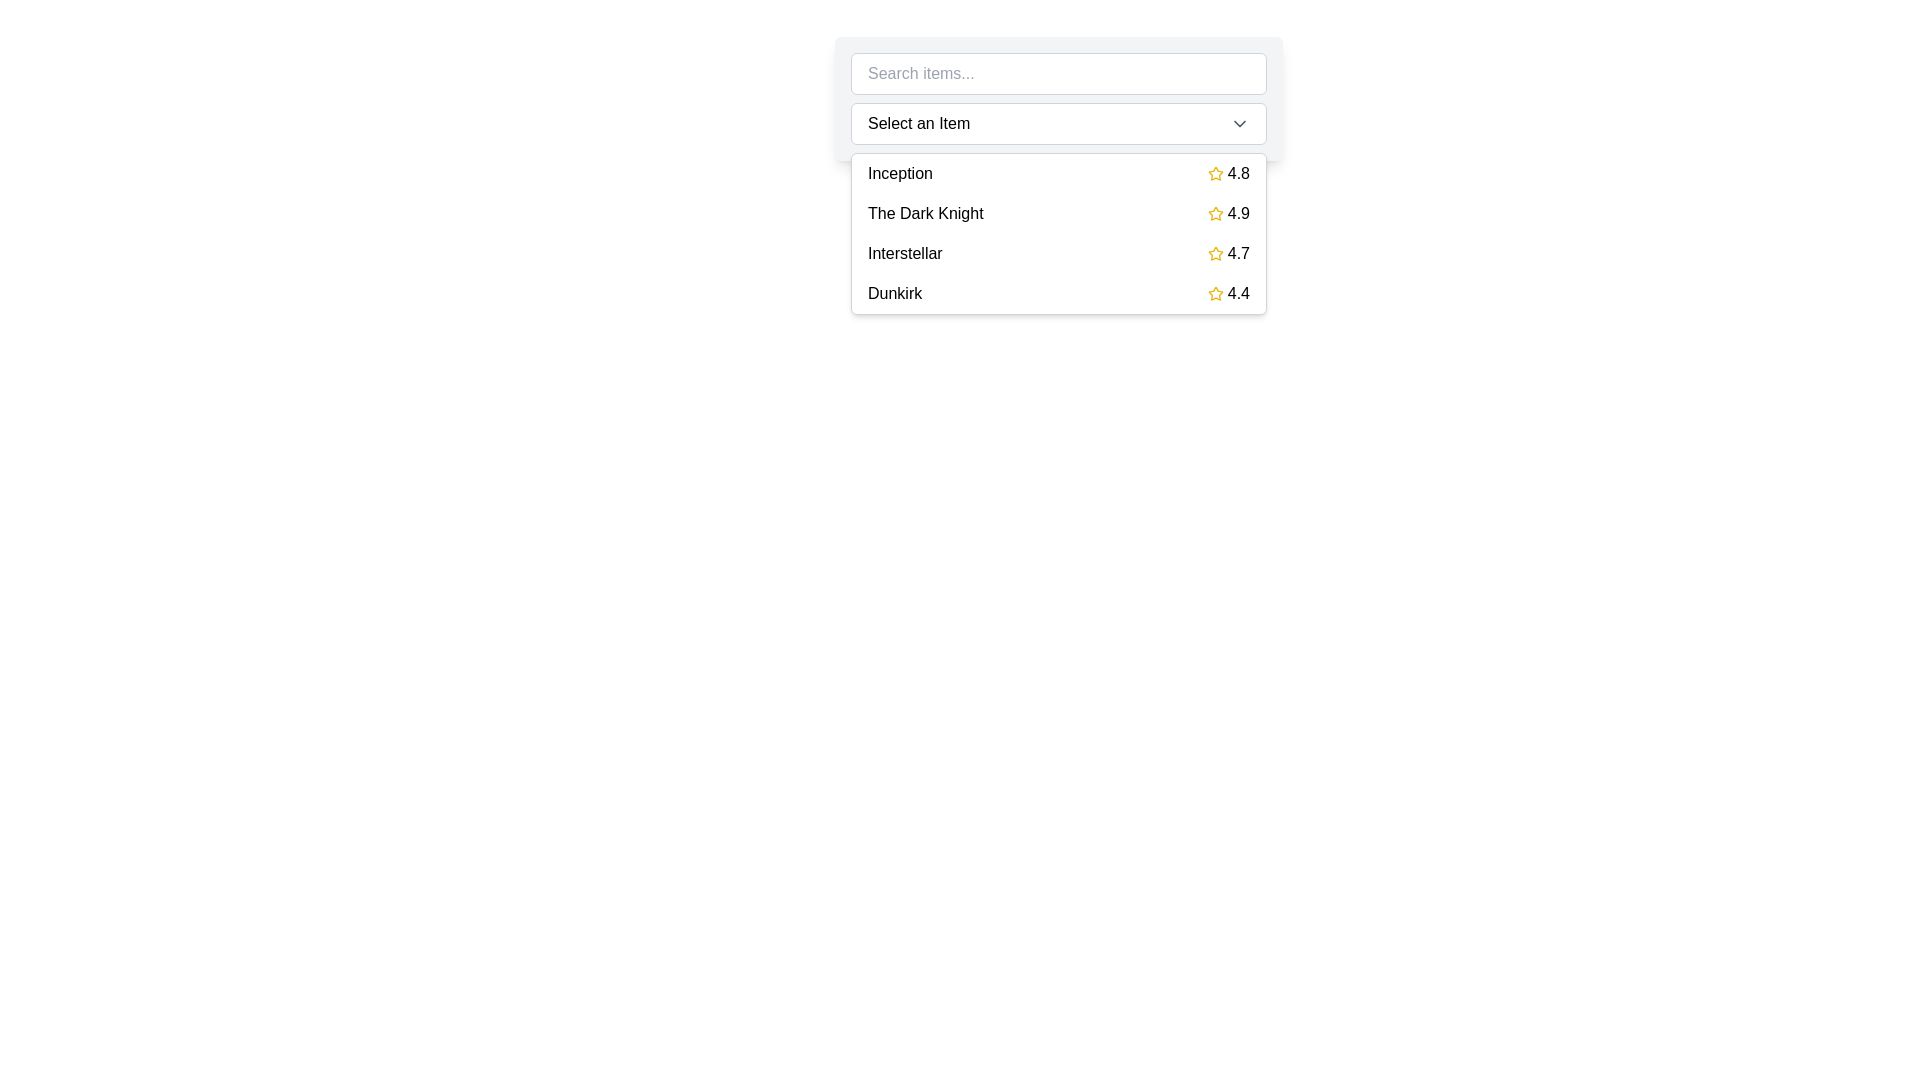 Image resolution: width=1920 pixels, height=1080 pixels. Describe the element at coordinates (1227, 253) in the screenshot. I see `the rating display for the item 'Interstellar' located on the right side of its dropdown list under the 'Select an Item' input field` at that location.